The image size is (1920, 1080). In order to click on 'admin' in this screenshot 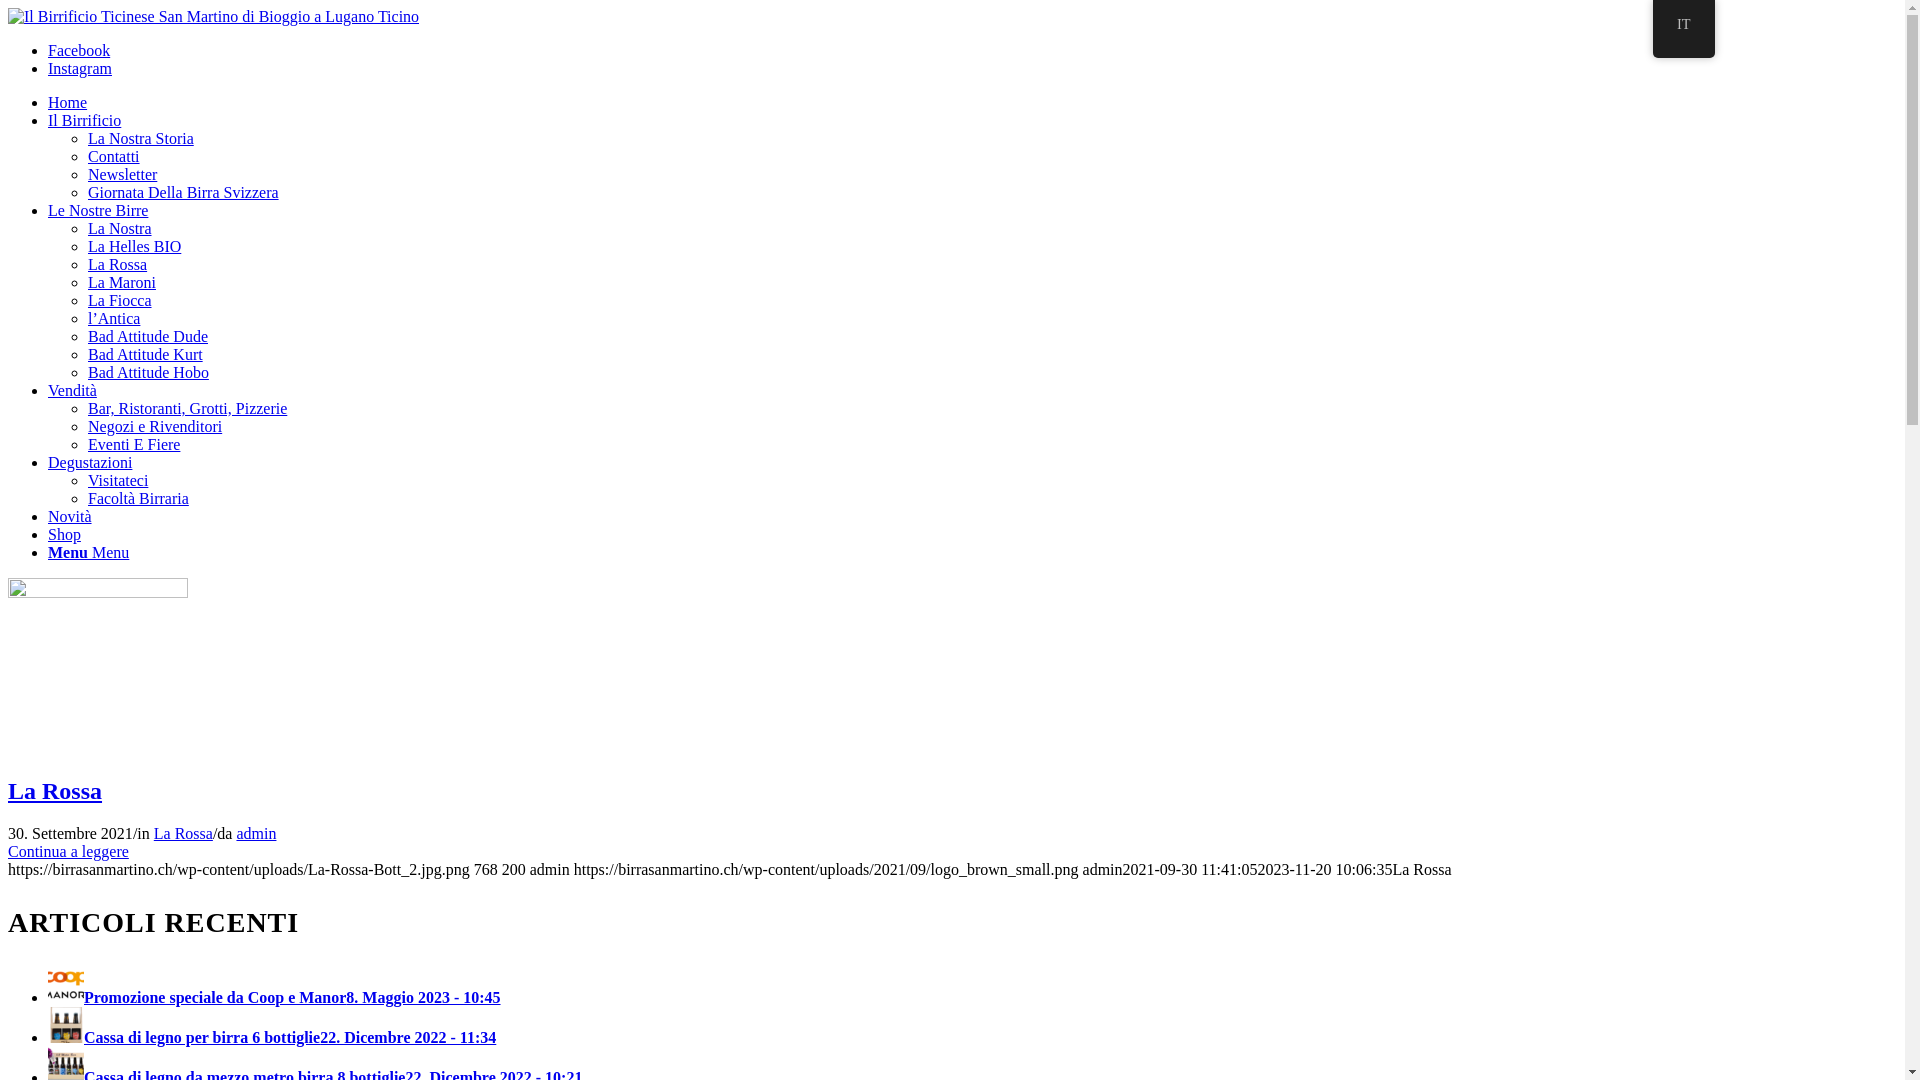, I will do `click(254, 833)`.